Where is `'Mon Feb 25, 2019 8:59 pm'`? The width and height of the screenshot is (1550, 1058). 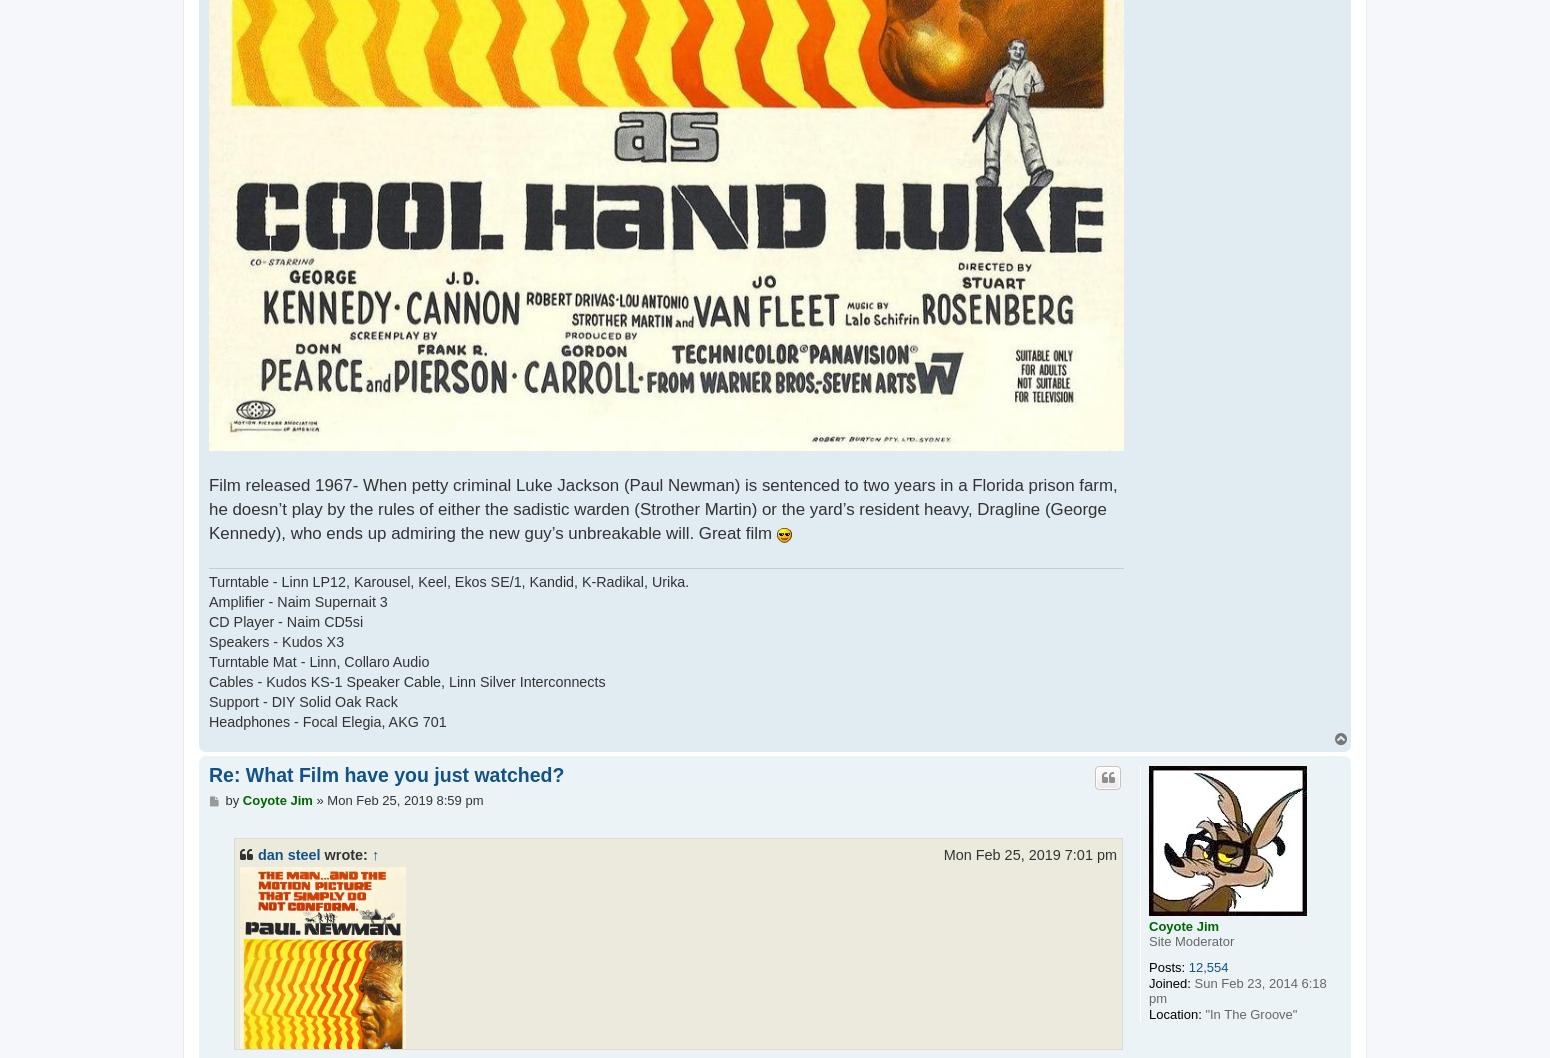
'Mon Feb 25, 2019 8:59 pm' is located at coordinates (405, 799).